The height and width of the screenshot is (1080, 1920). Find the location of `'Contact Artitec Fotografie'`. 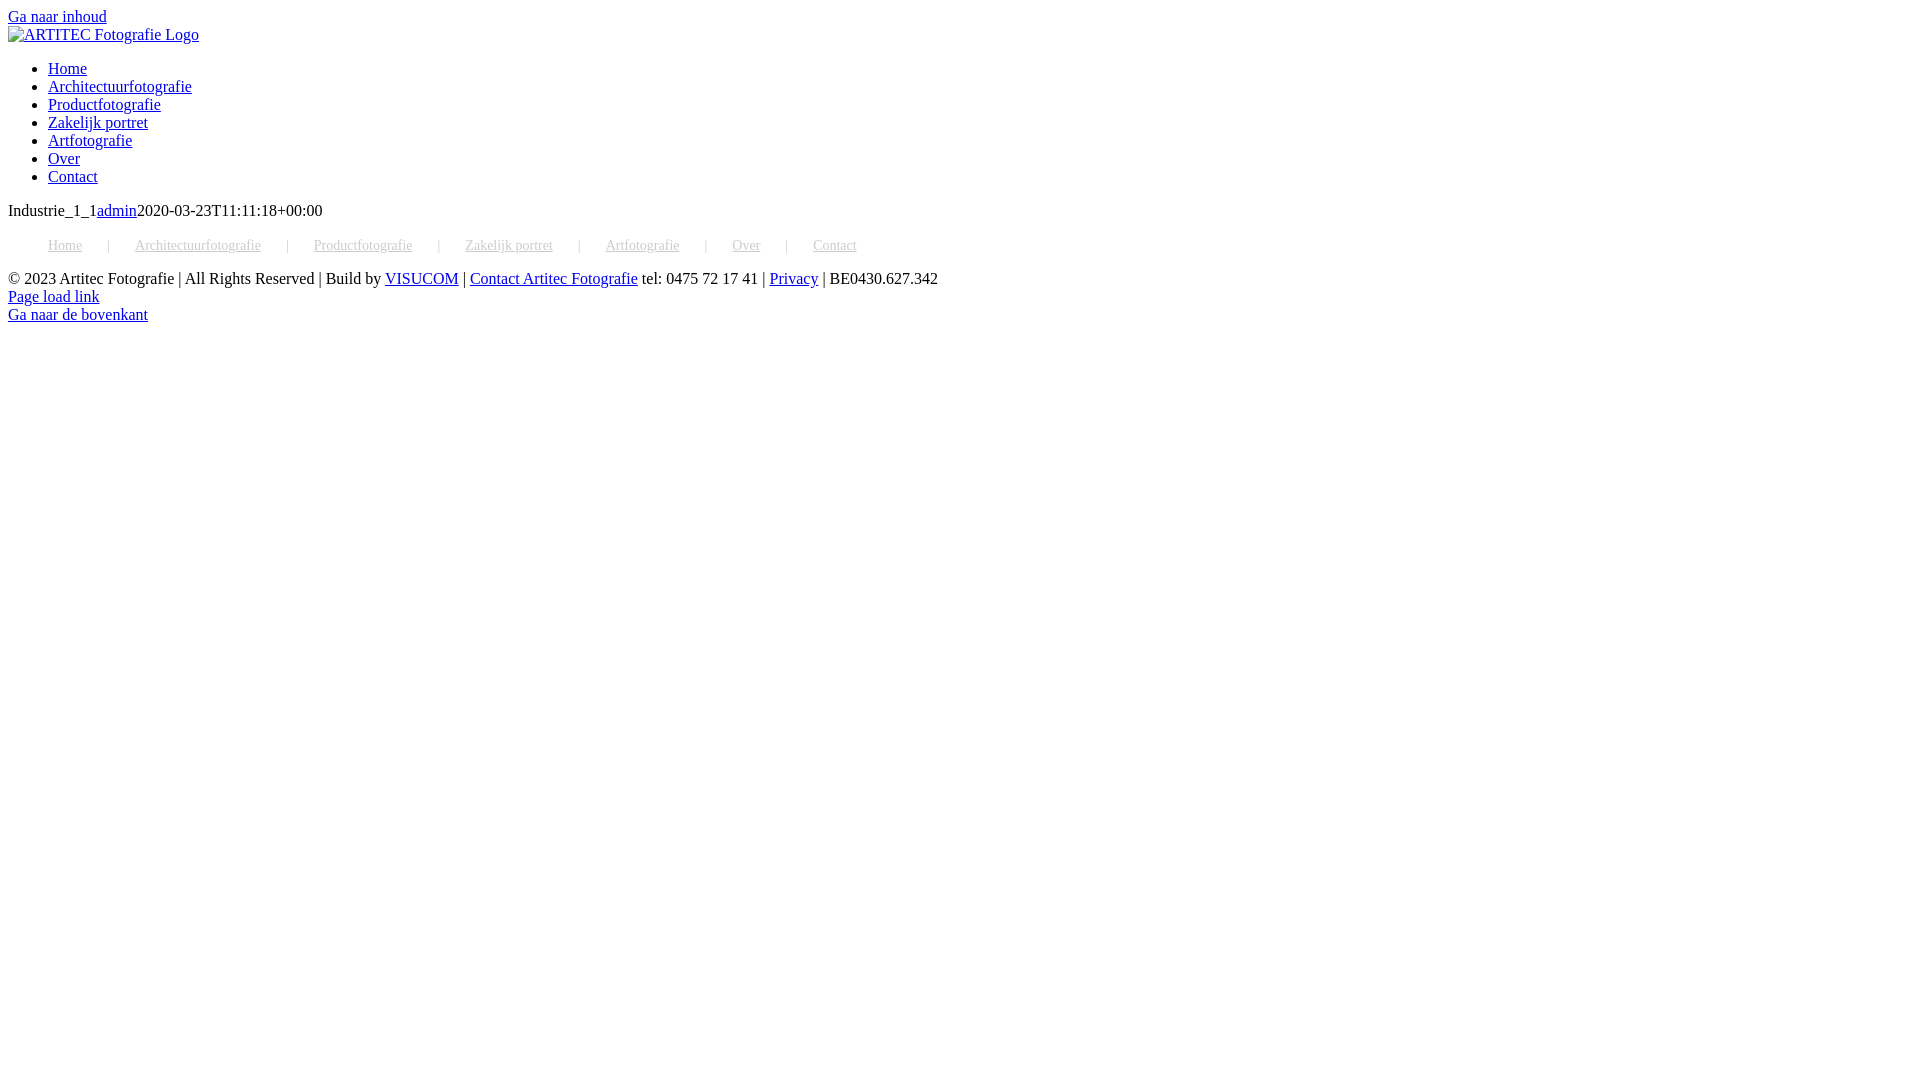

'Contact Artitec Fotografie' is located at coordinates (553, 278).